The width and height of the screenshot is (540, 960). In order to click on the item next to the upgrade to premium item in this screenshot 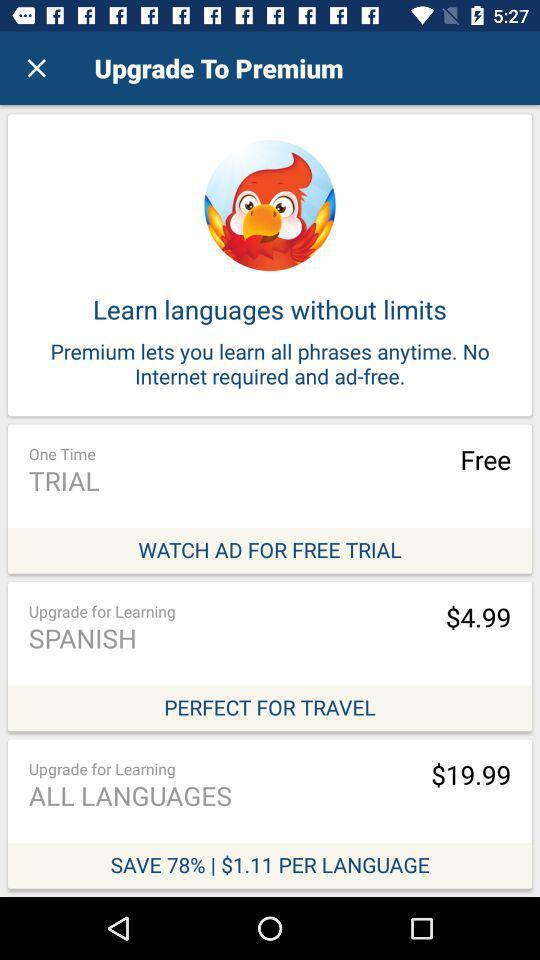, I will do `click(36, 68)`.